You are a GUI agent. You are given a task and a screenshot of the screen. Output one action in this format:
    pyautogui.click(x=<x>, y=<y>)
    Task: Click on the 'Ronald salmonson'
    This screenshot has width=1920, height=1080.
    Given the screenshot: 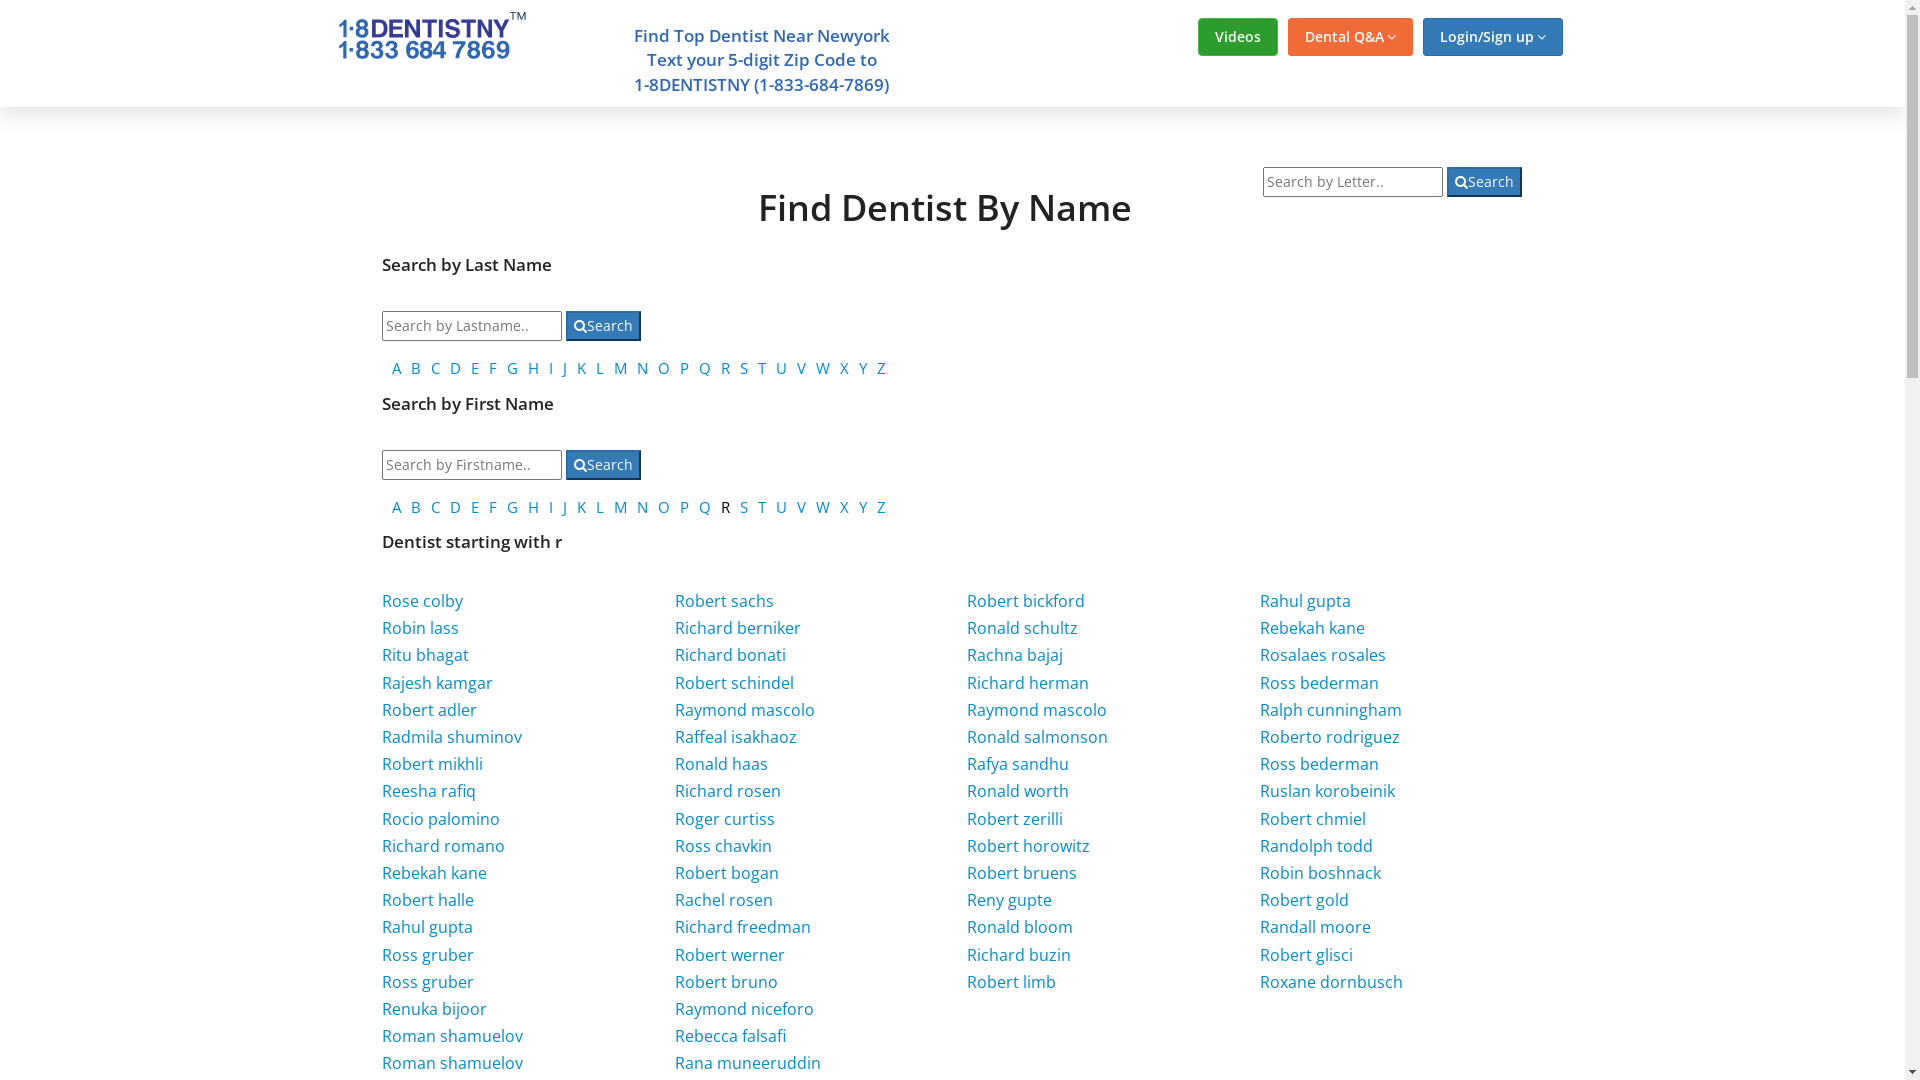 What is the action you would take?
    pyautogui.click(x=1037, y=736)
    